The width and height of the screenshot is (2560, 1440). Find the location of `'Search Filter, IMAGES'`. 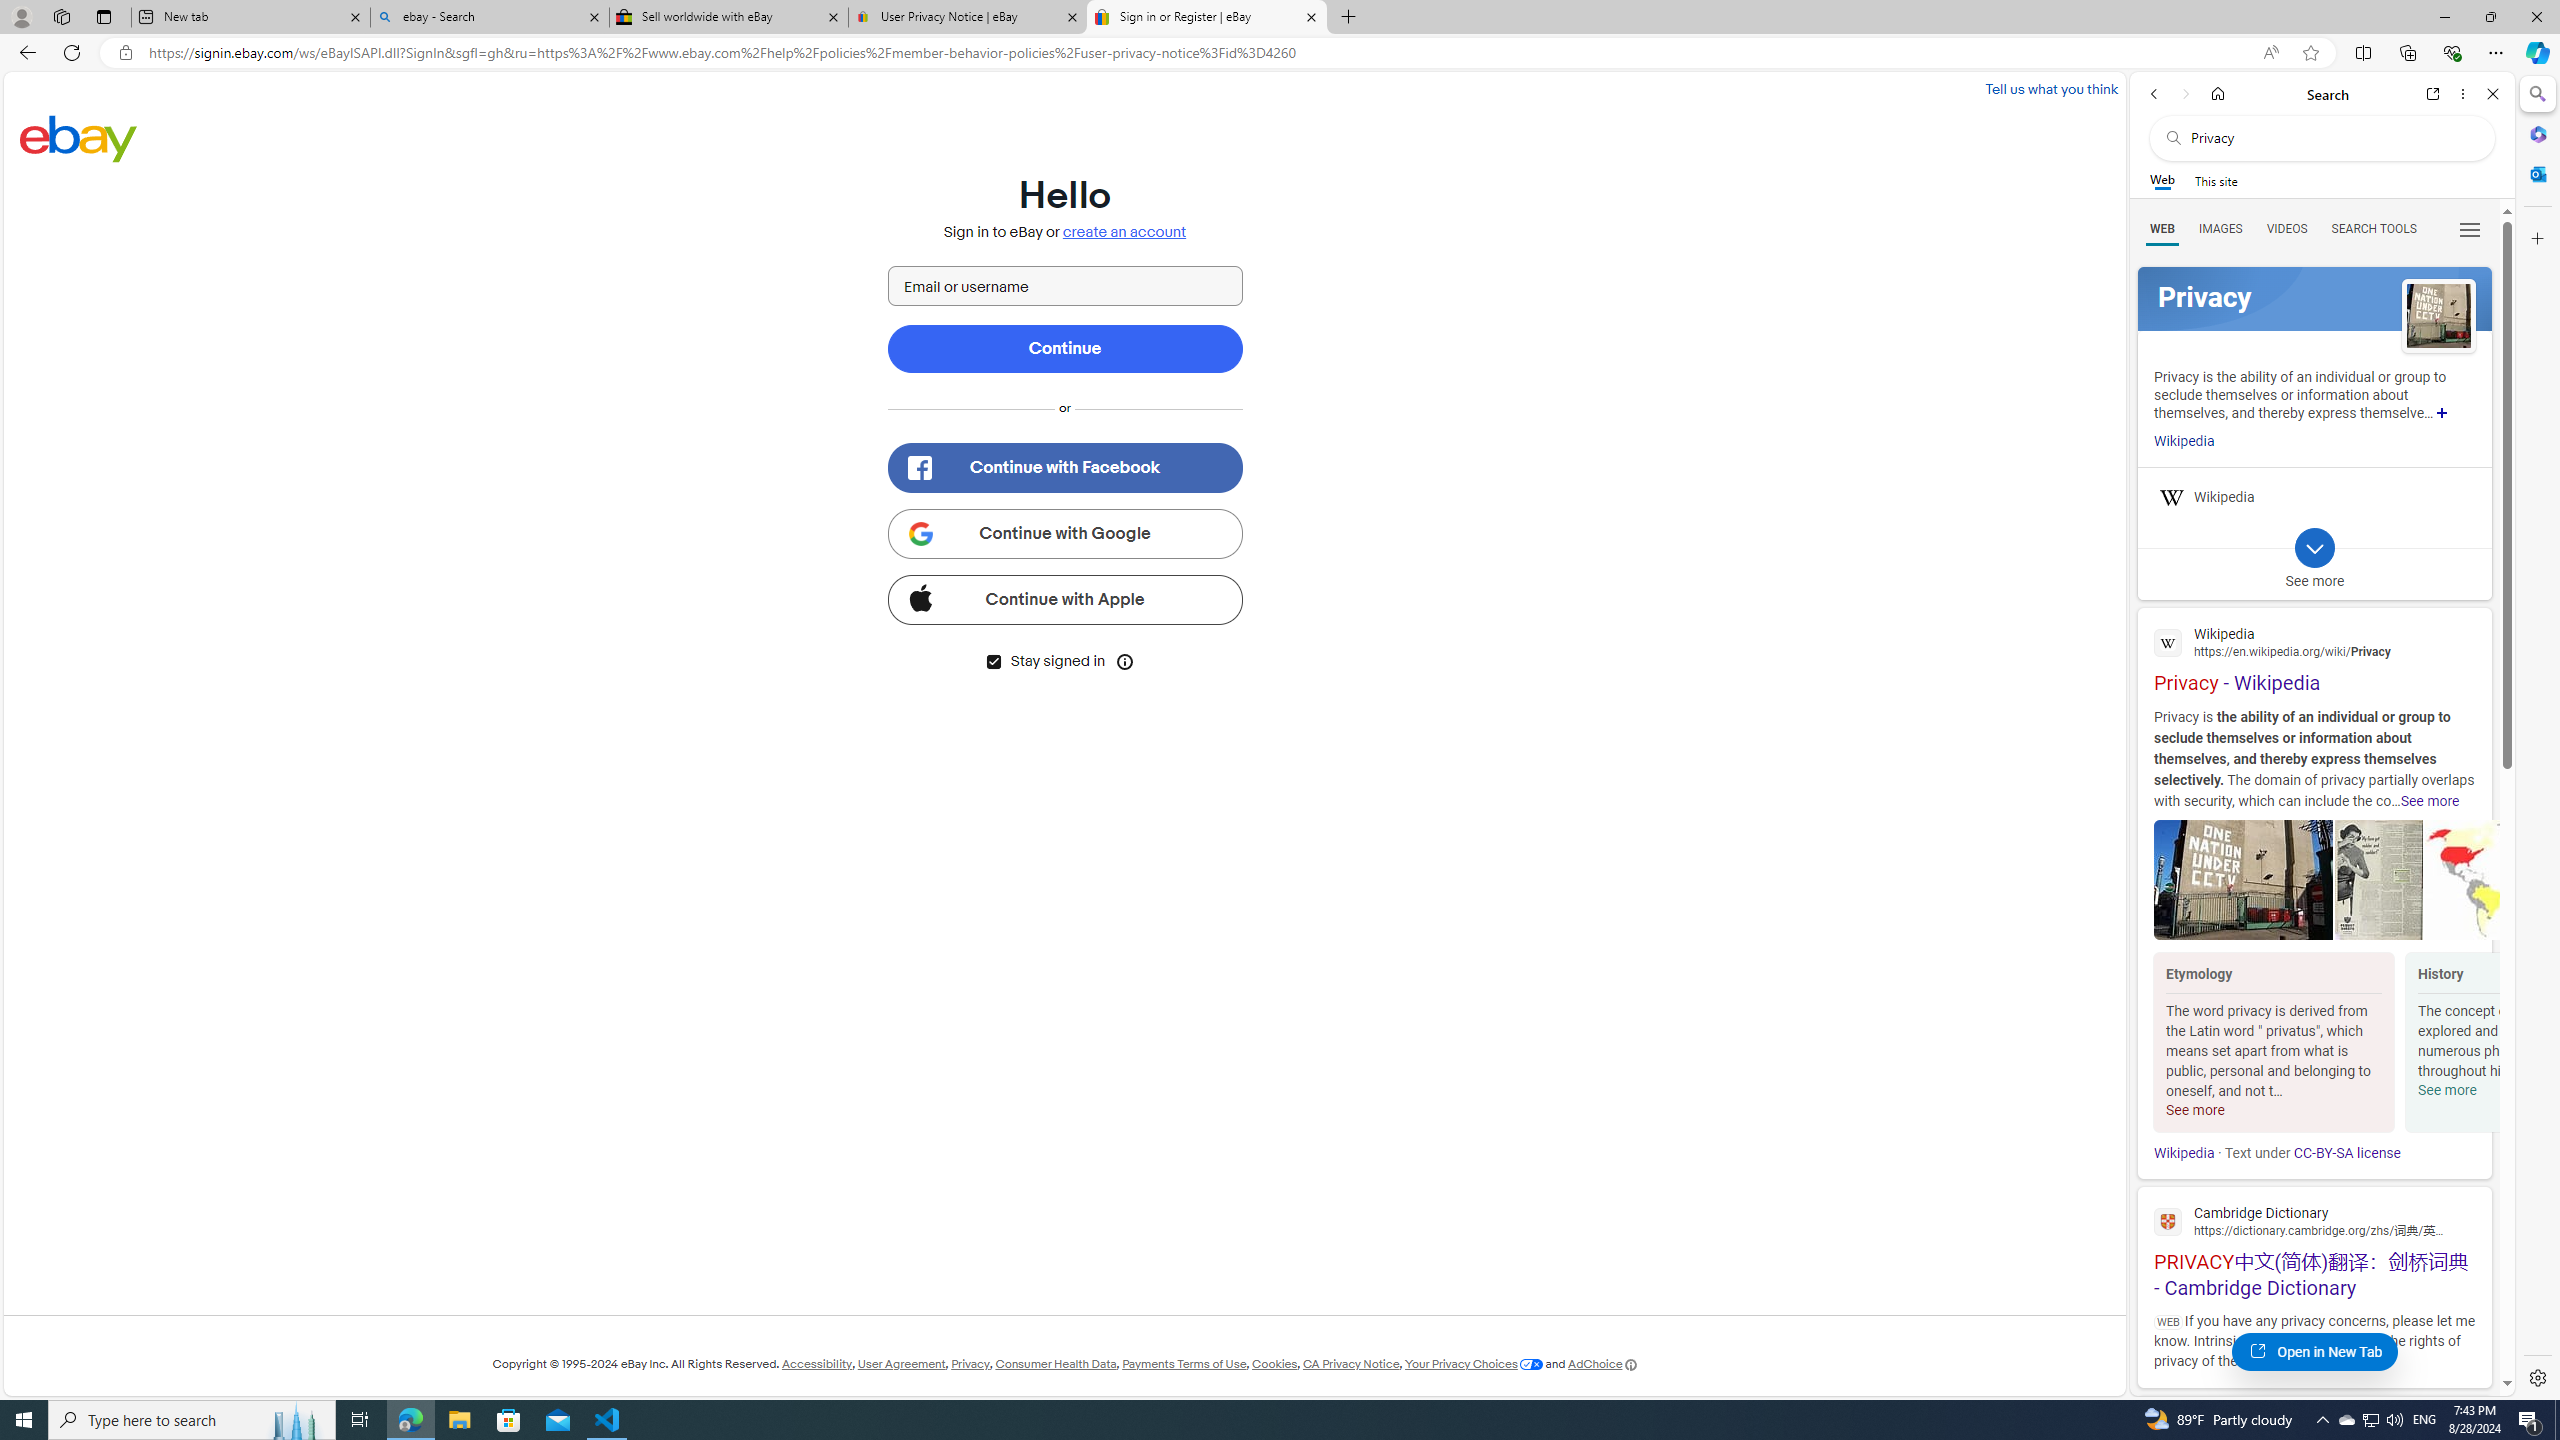

'Search Filter, IMAGES' is located at coordinates (2219, 227).